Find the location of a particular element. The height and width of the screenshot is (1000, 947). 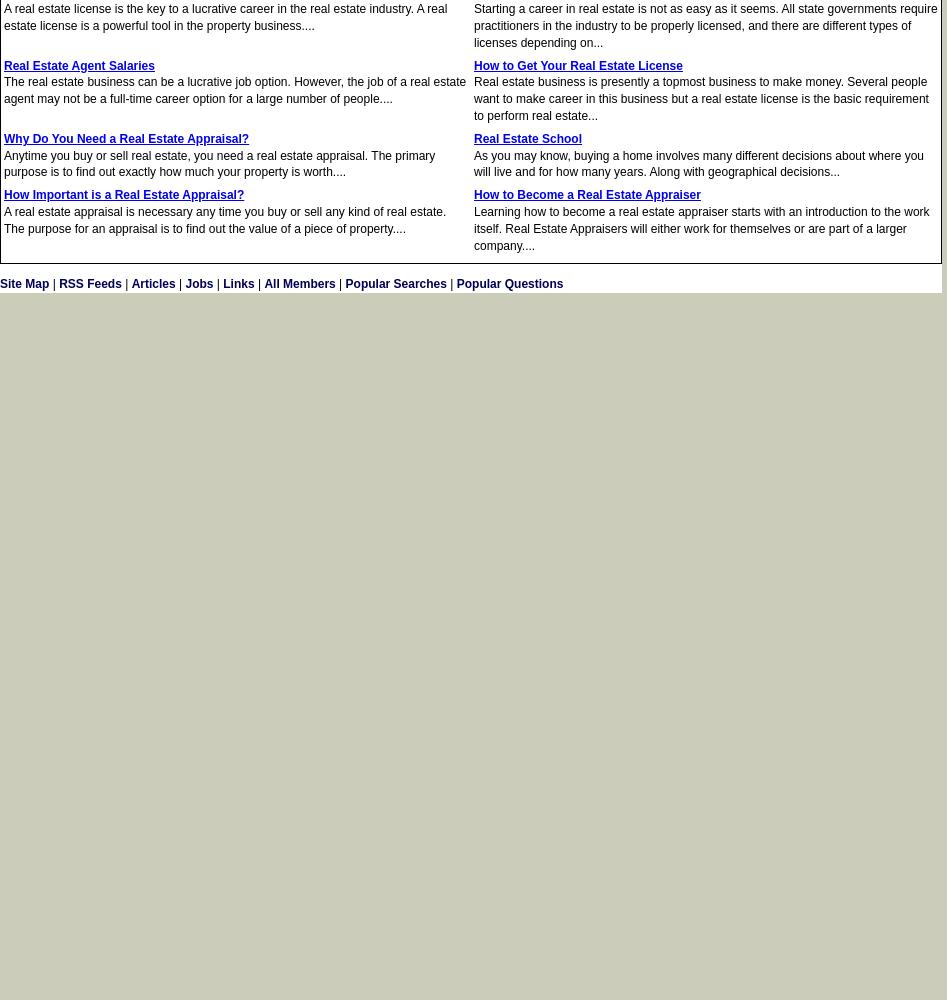

'As you may know, buying a home involves many different decisions about where you will live and for how many years. Along with geographical decisions...' is located at coordinates (473, 163).